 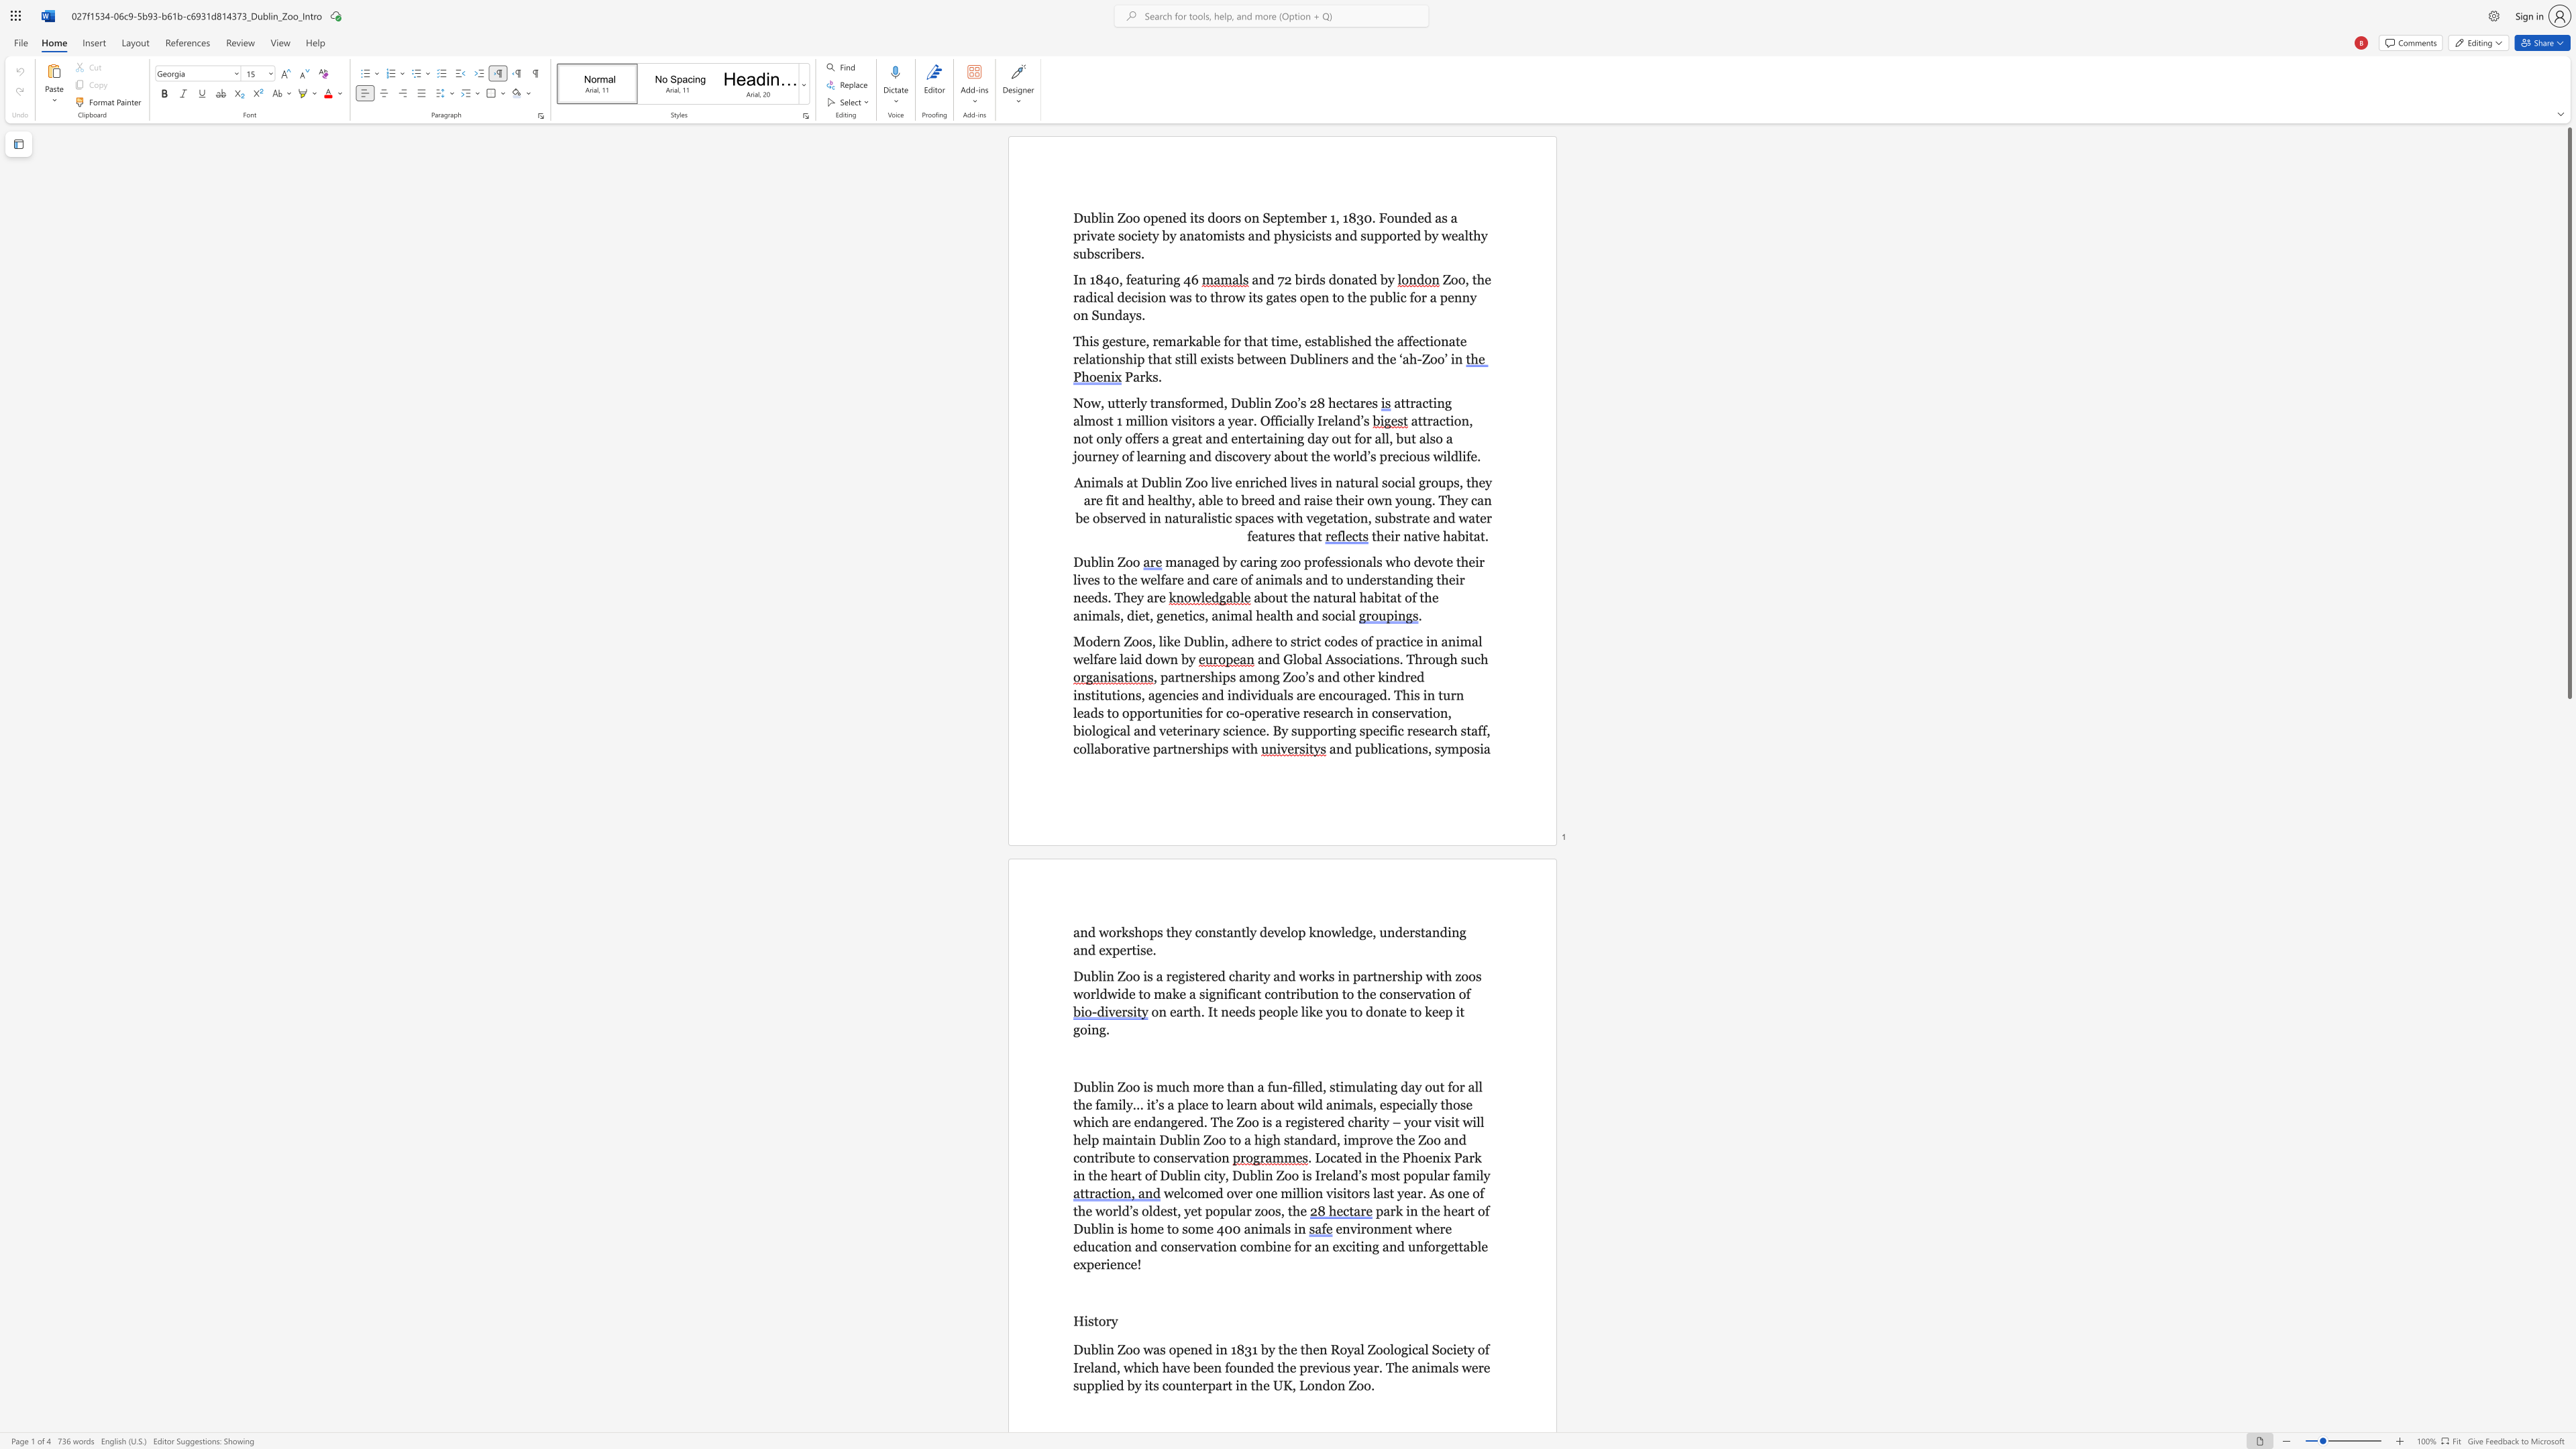 I want to click on the 1th character "o" in the text, so click(x=1369, y=1227).